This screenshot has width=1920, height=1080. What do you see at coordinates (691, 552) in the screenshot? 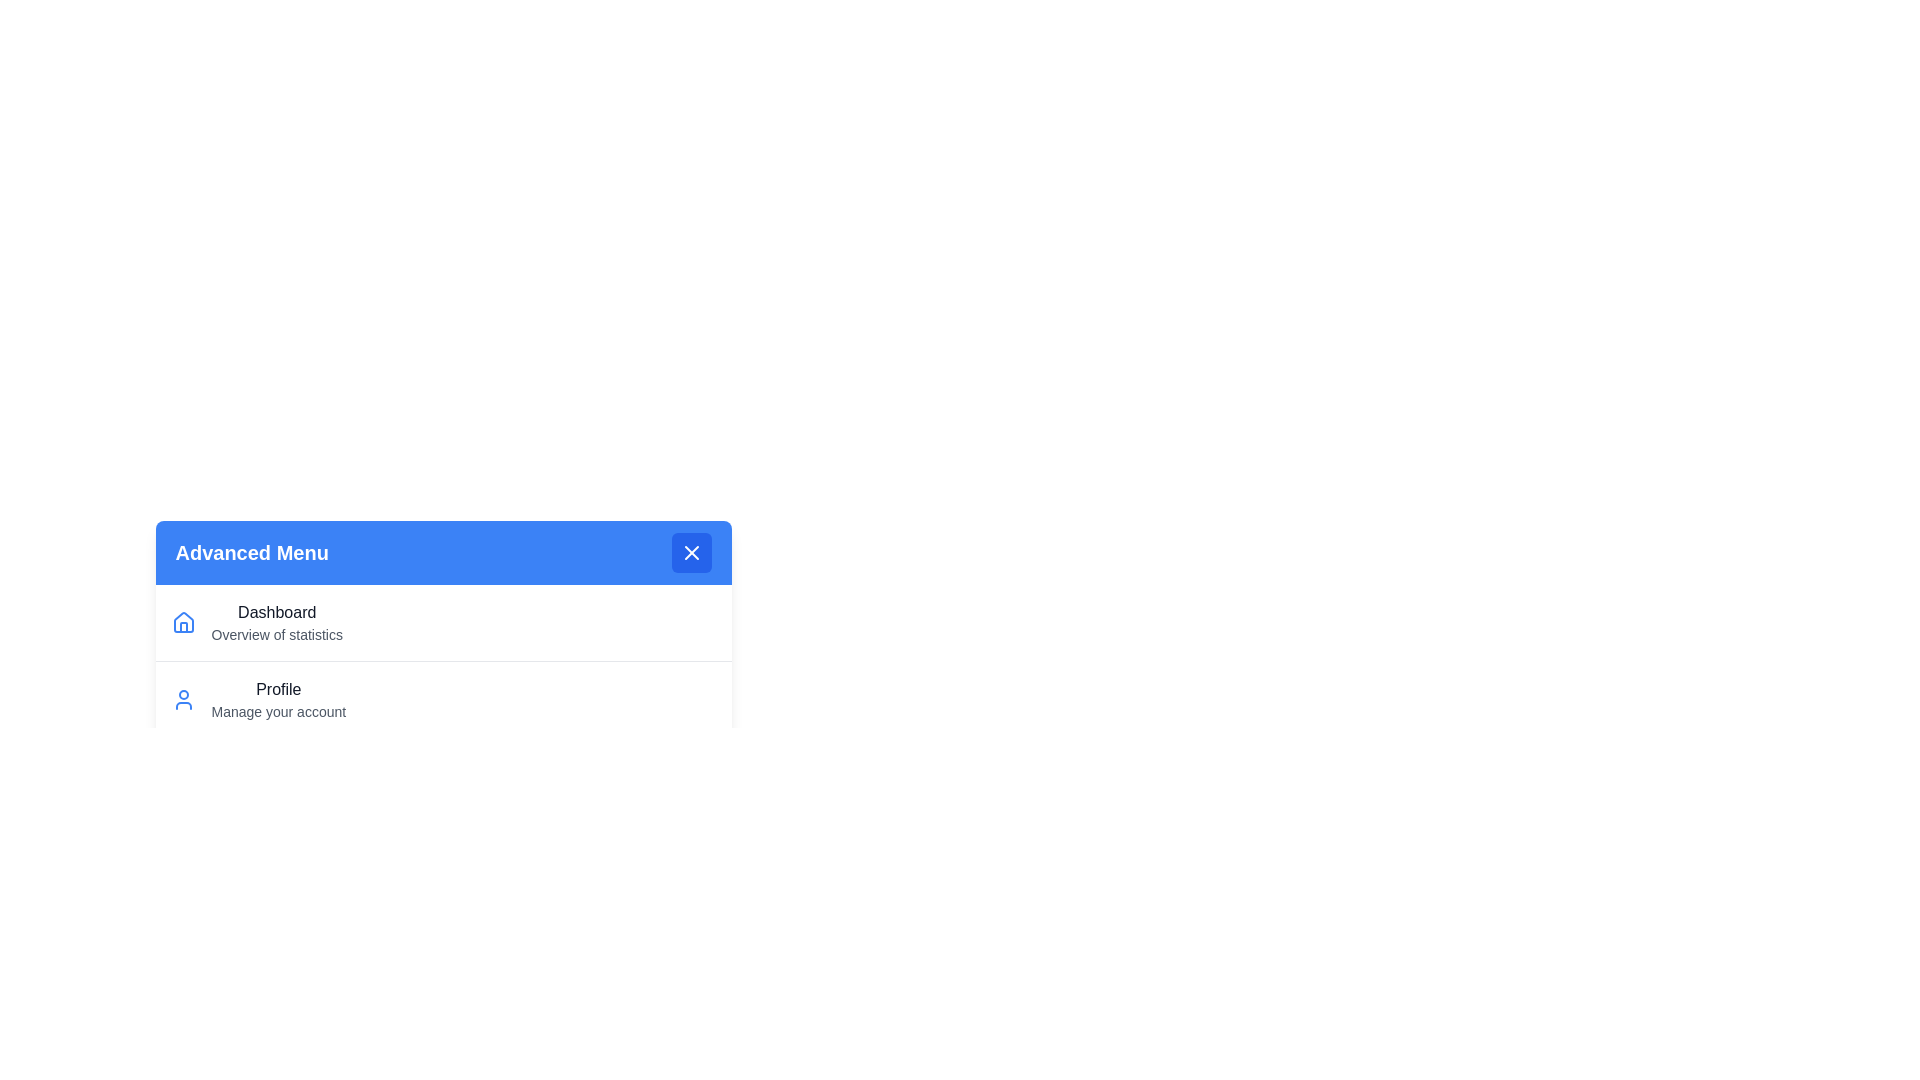
I see `'X' button in the header of the Advanced Menu to toggle its visibility` at bounding box center [691, 552].